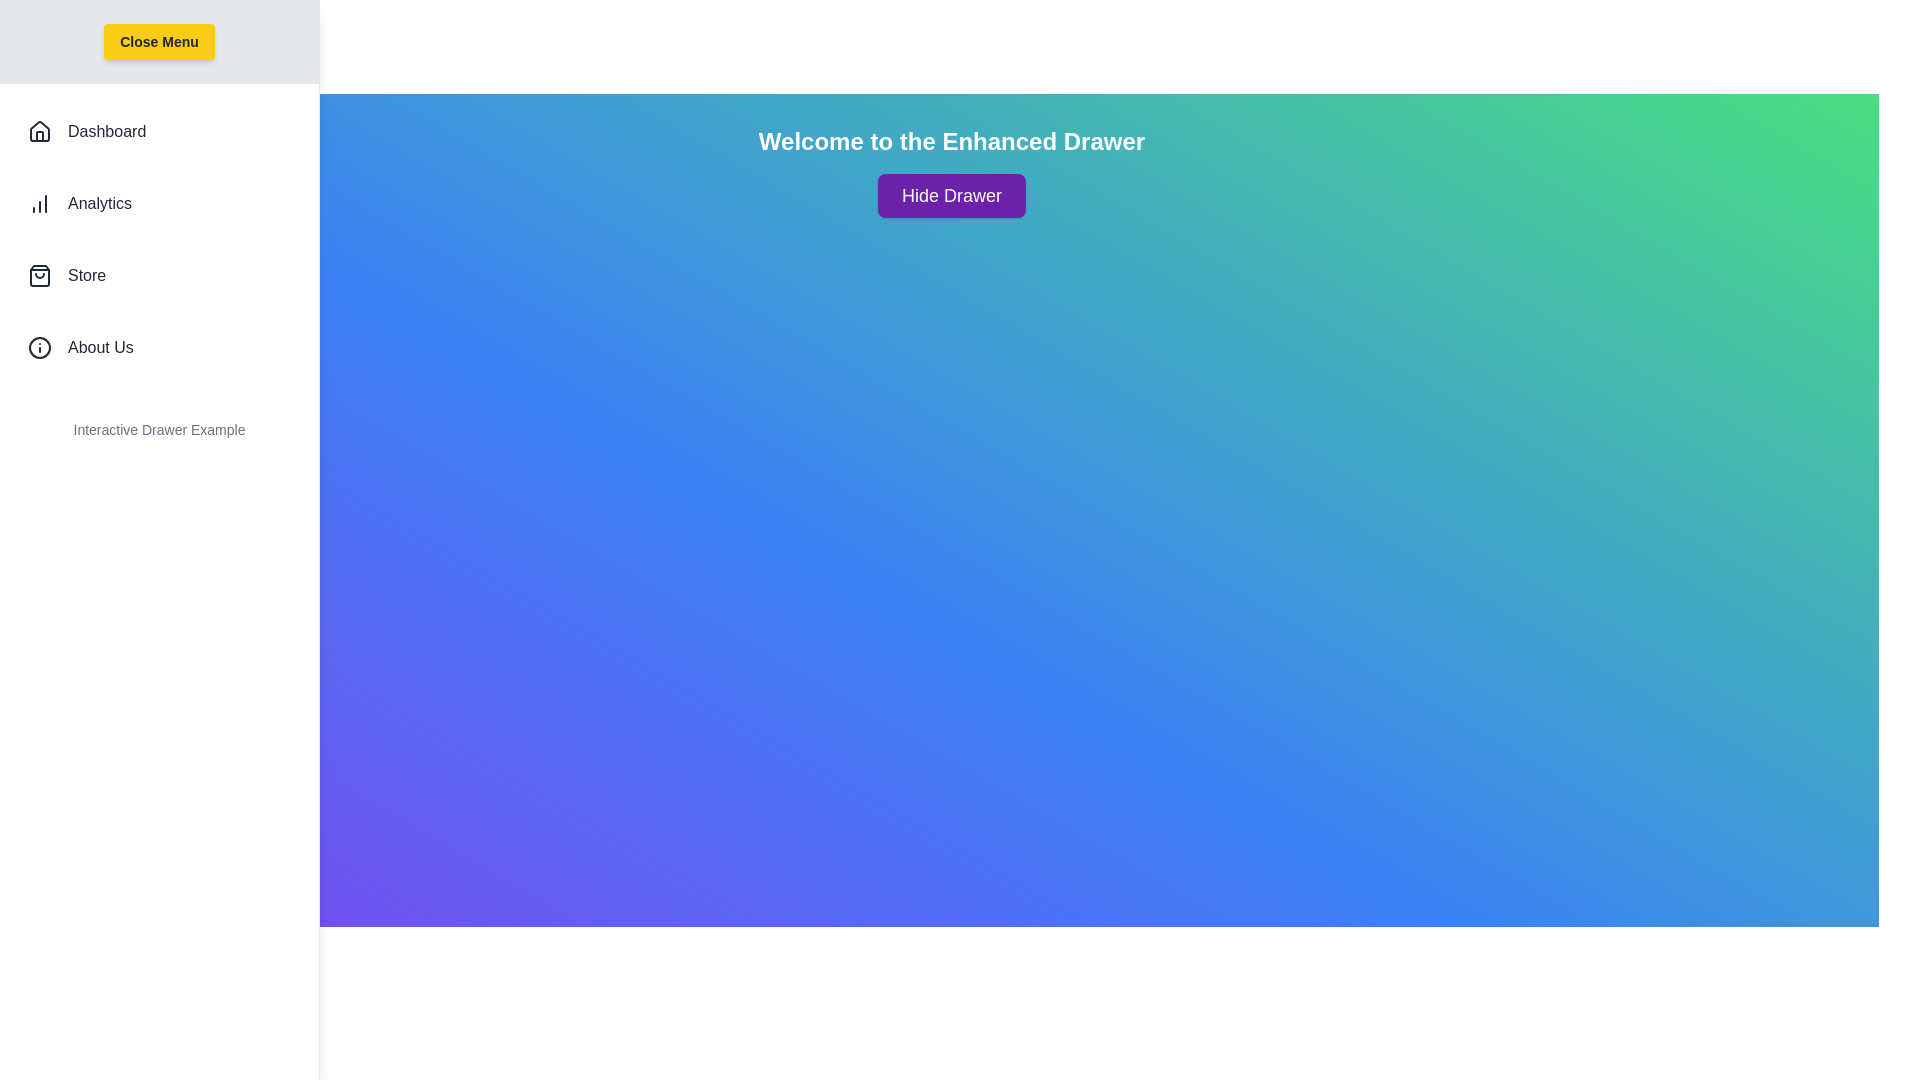 This screenshot has width=1920, height=1080. I want to click on the 'Store' list item to navigate to the Store section, so click(158, 276).